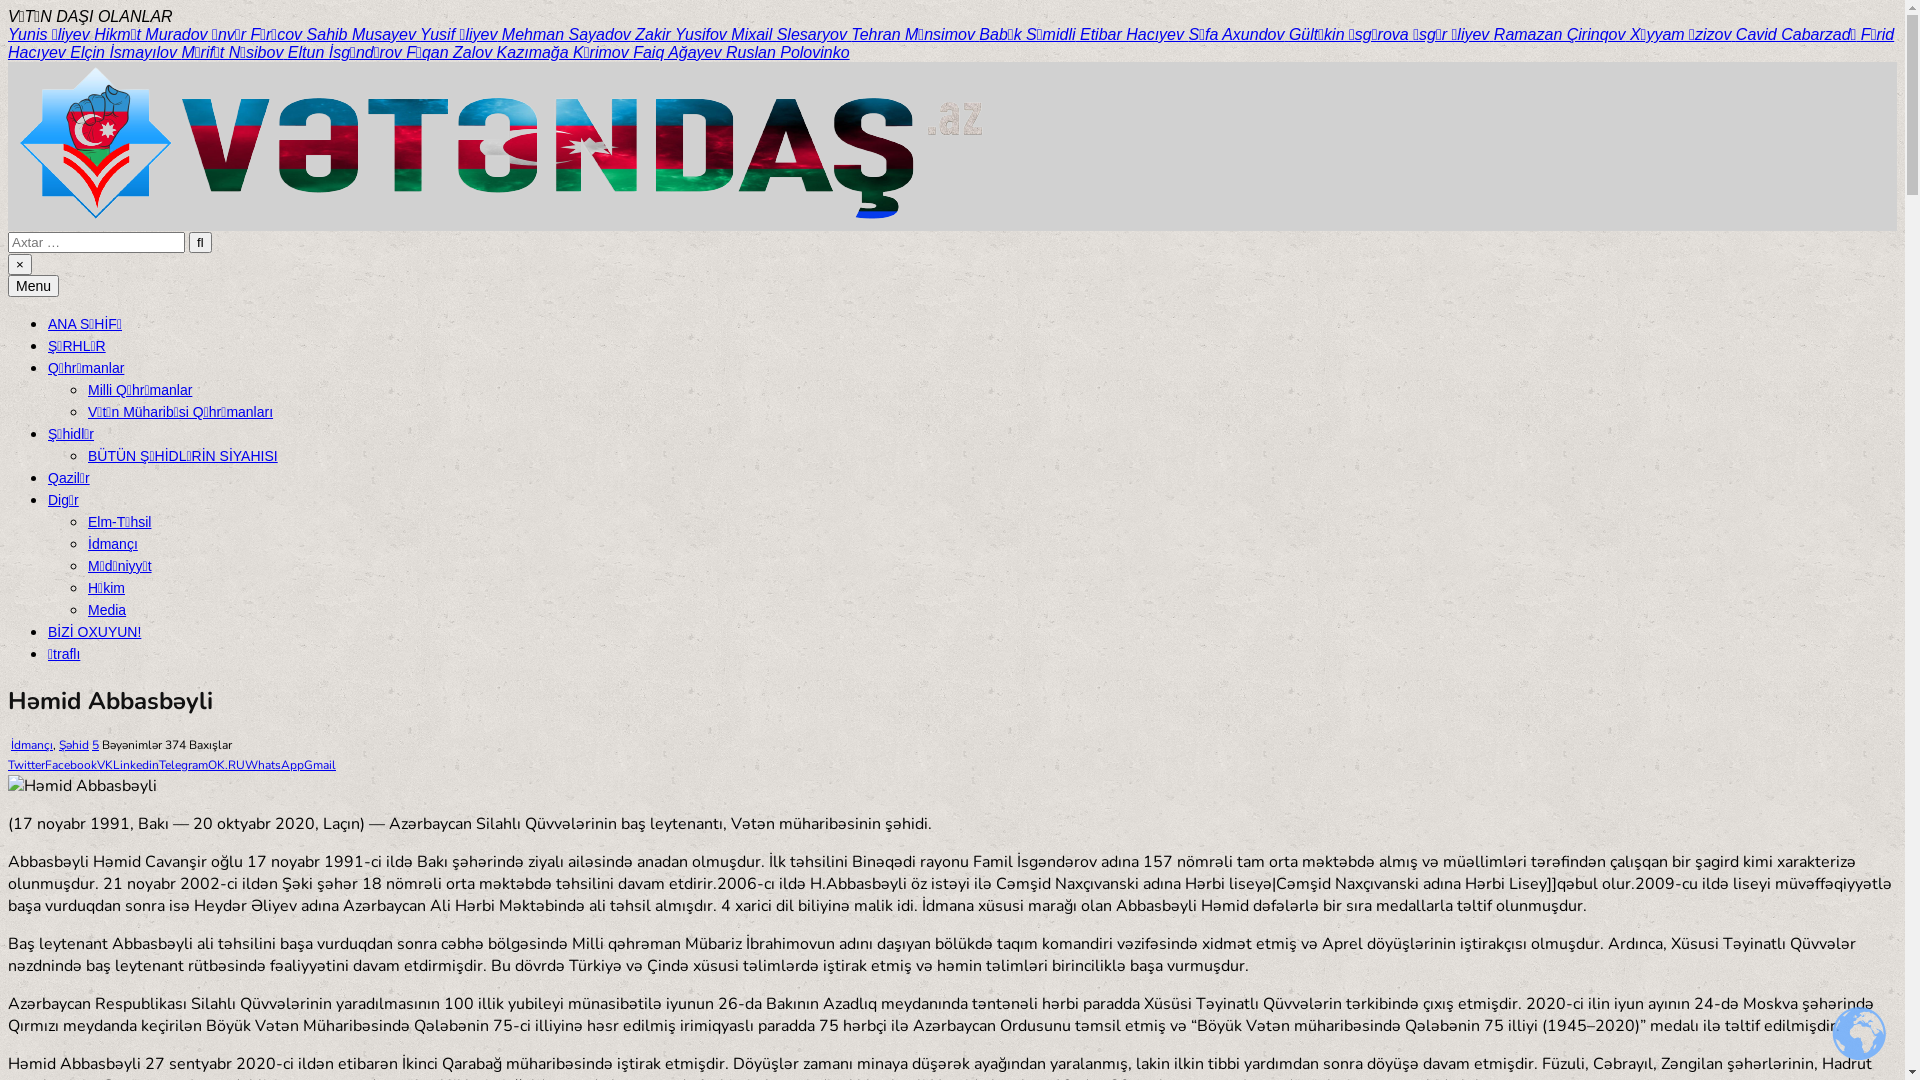 The image size is (1920, 1080). Describe the element at coordinates (104, 764) in the screenshot. I see `'VK'` at that location.